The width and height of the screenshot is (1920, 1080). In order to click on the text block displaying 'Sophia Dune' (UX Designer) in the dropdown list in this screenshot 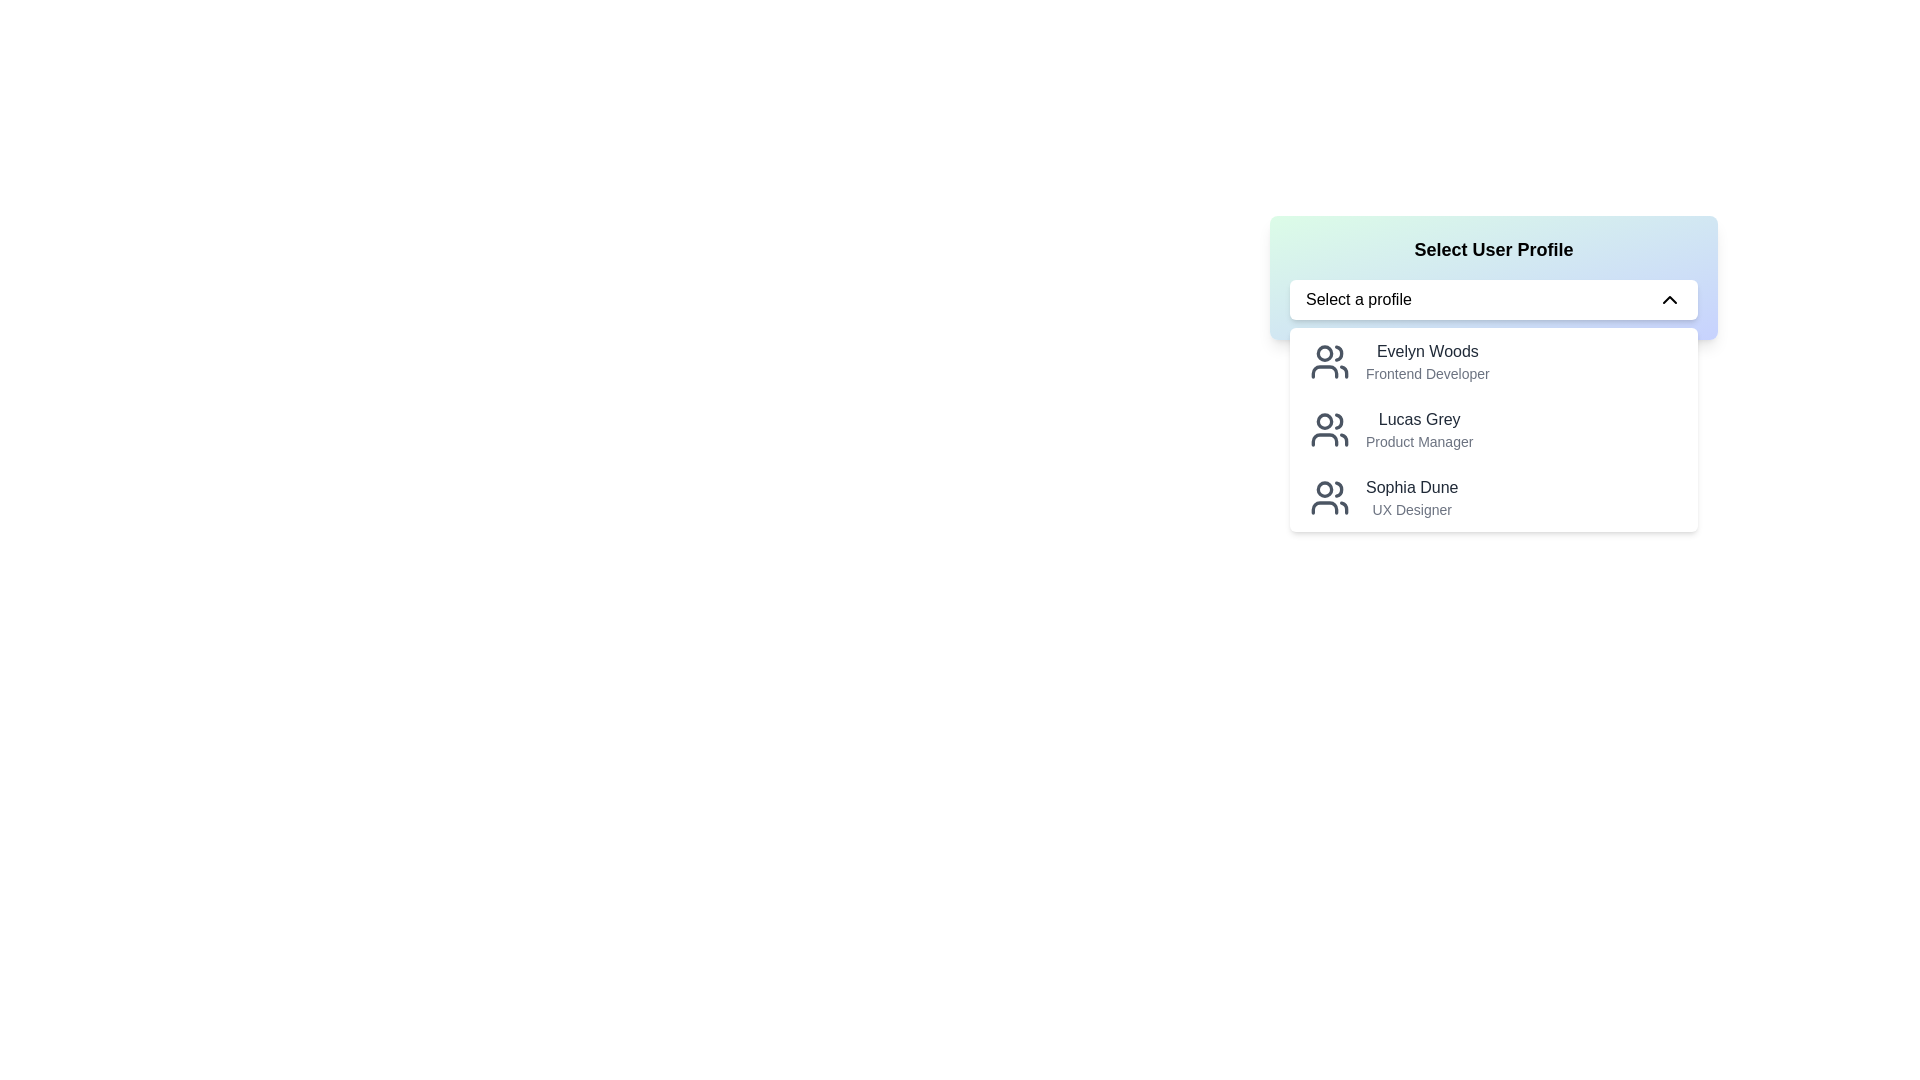, I will do `click(1411, 496)`.